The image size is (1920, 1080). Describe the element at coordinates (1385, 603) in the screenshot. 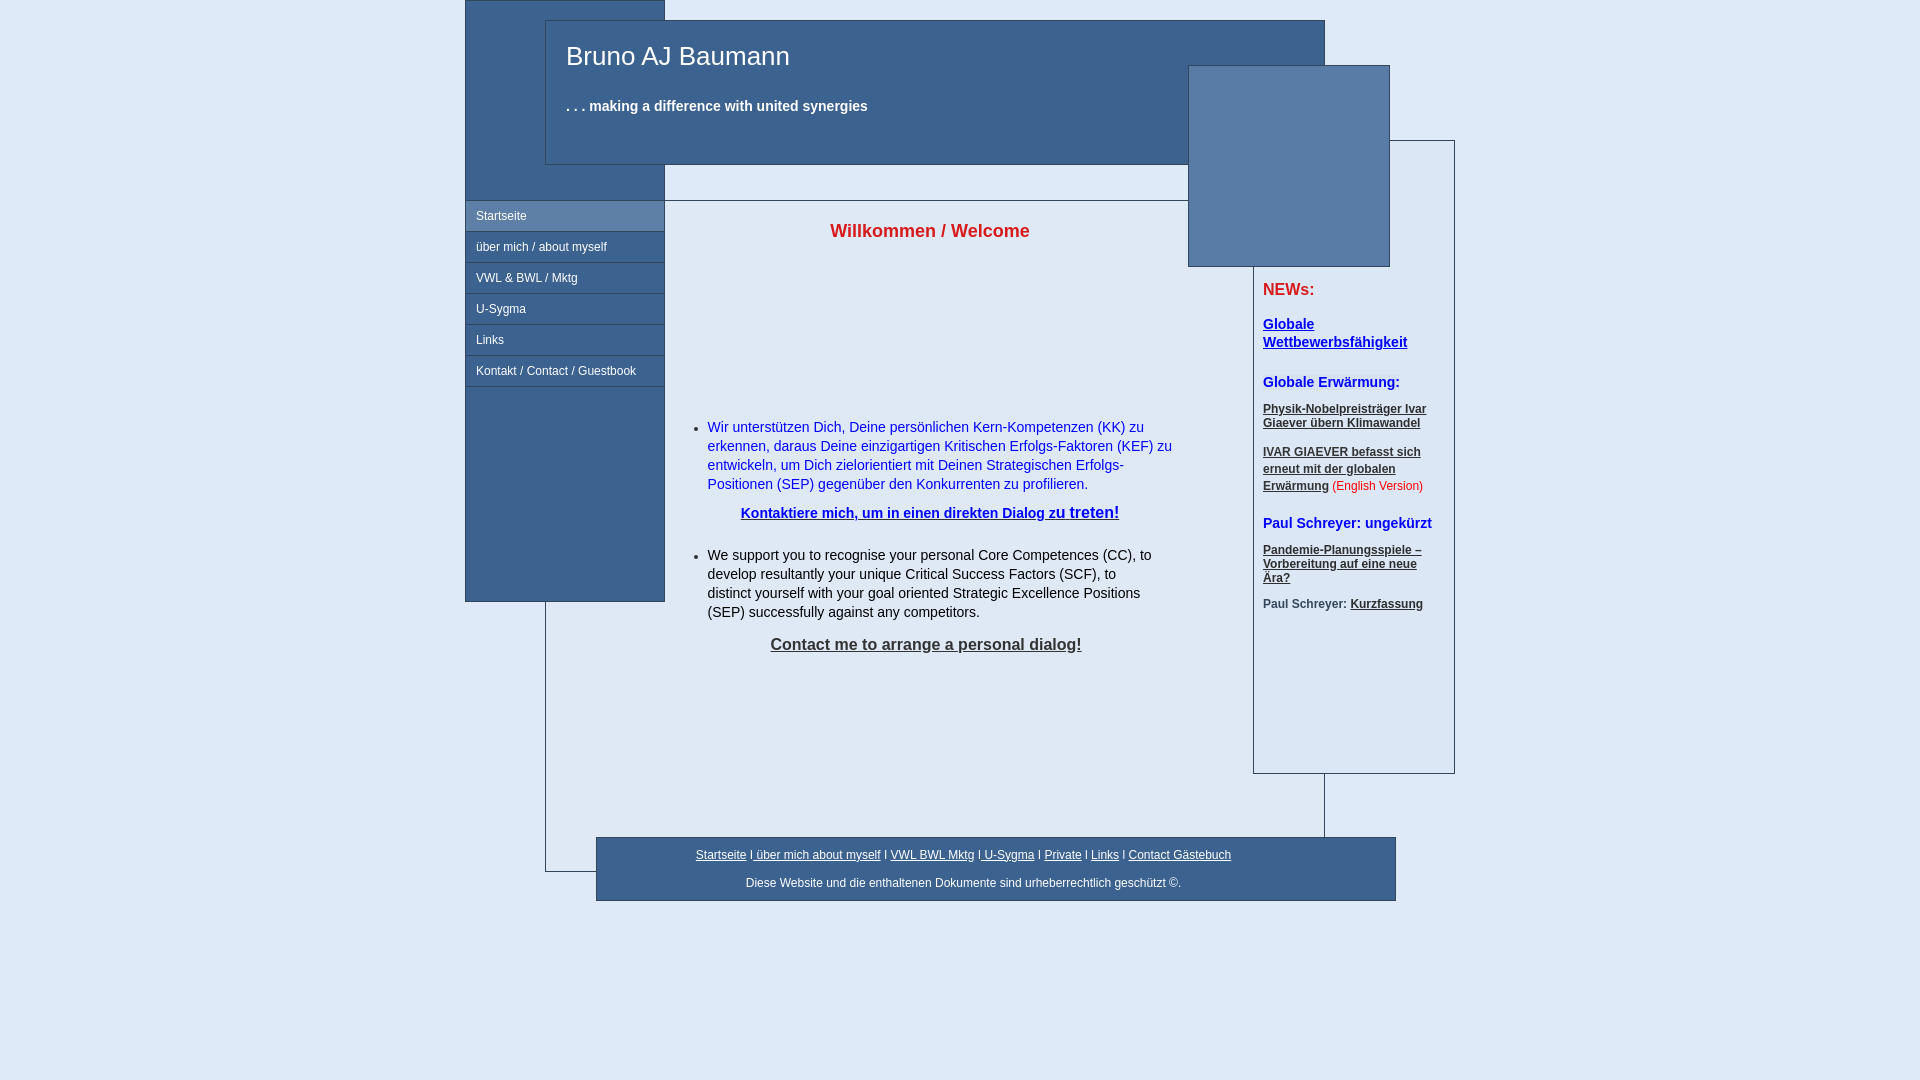

I see `'Kurzfassung'` at that location.